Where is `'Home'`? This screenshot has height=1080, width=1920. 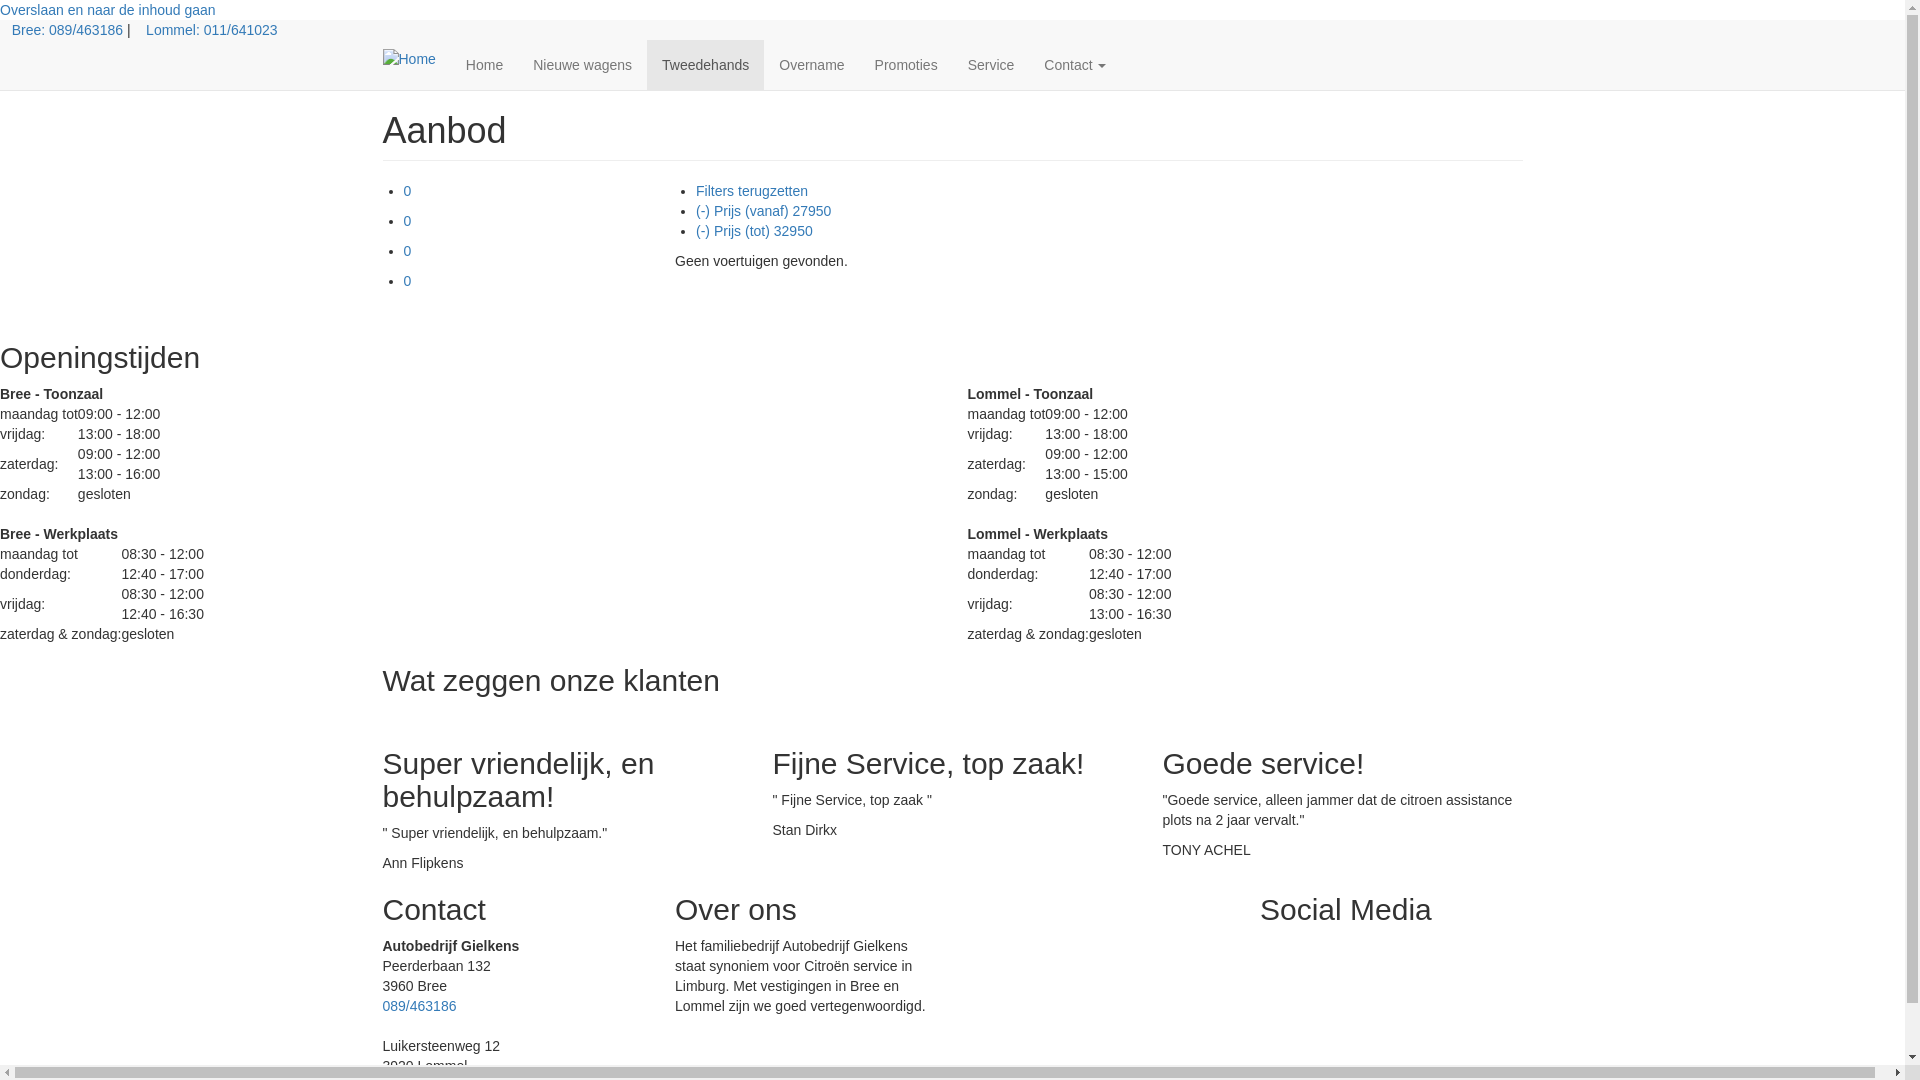
'Home' is located at coordinates (484, 64).